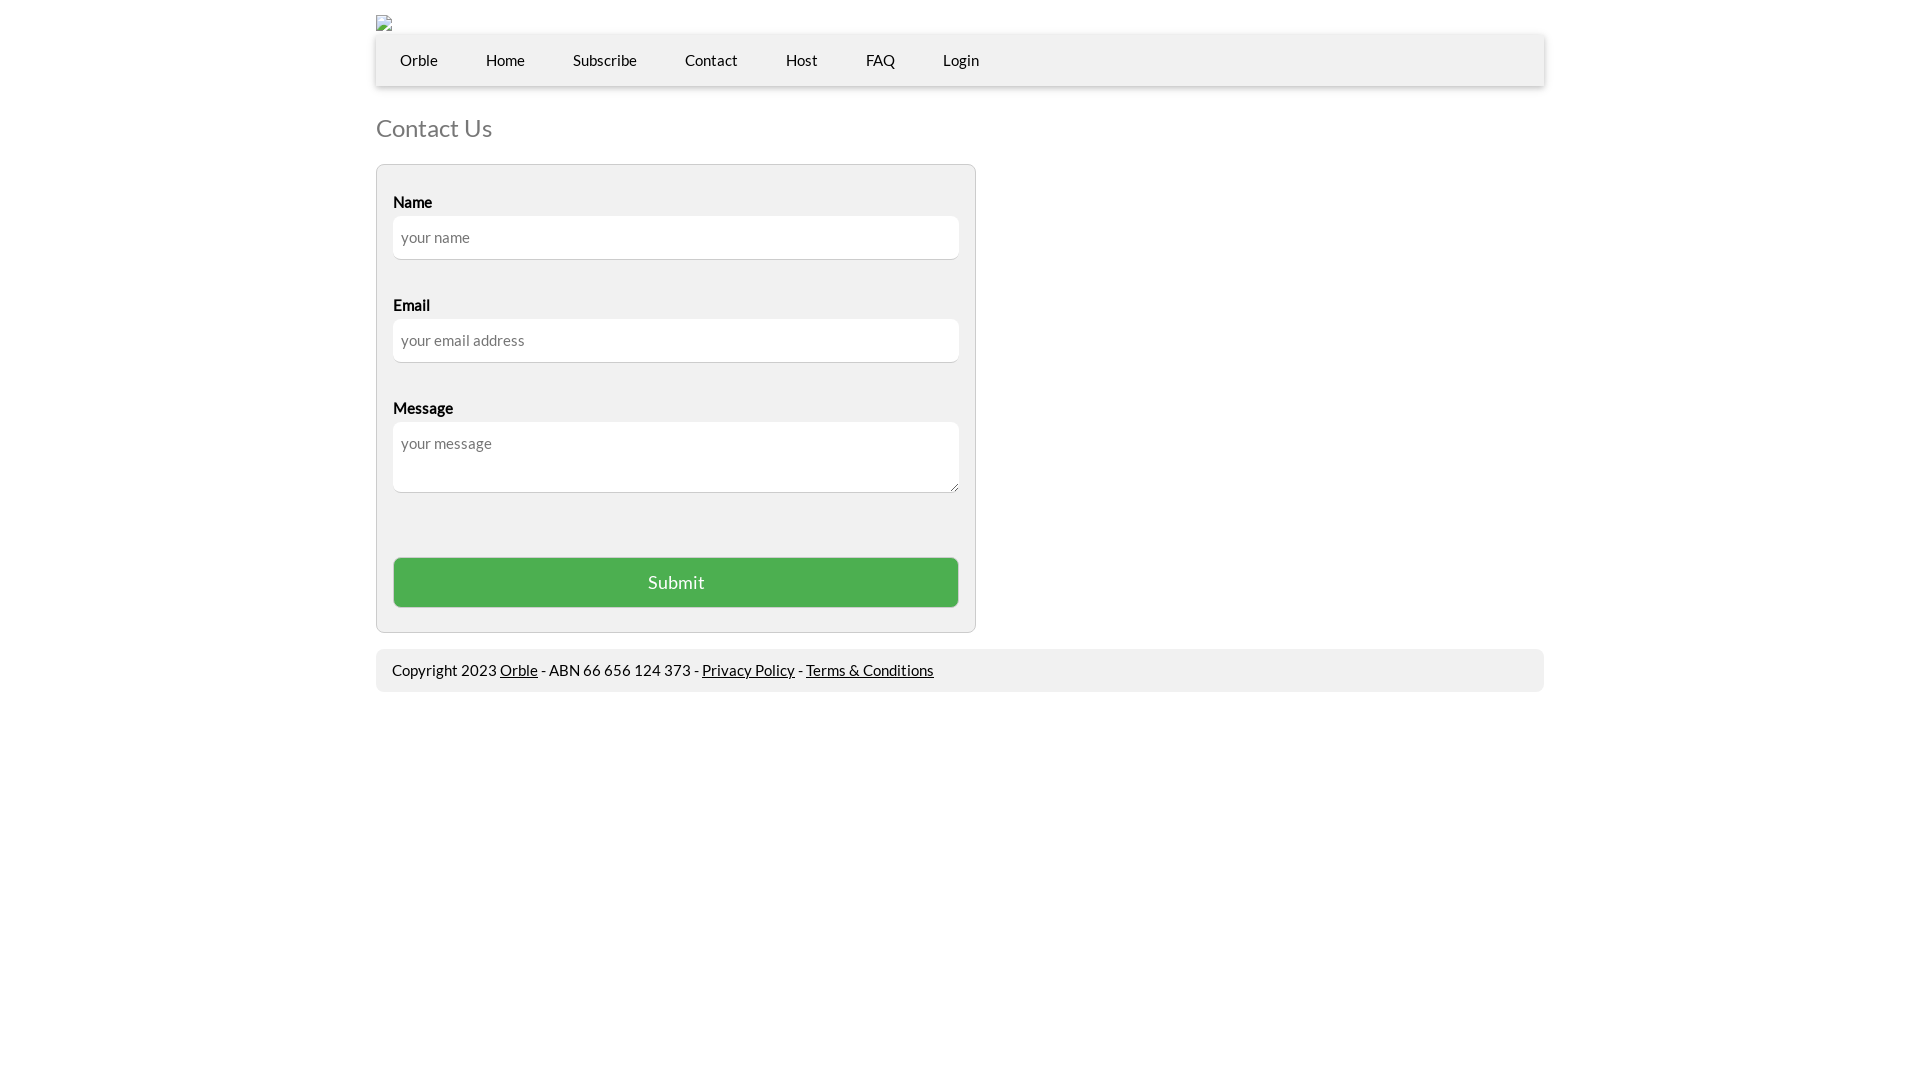 This screenshot has width=1920, height=1080. What do you see at coordinates (801, 59) in the screenshot?
I see `'Host'` at bounding box center [801, 59].